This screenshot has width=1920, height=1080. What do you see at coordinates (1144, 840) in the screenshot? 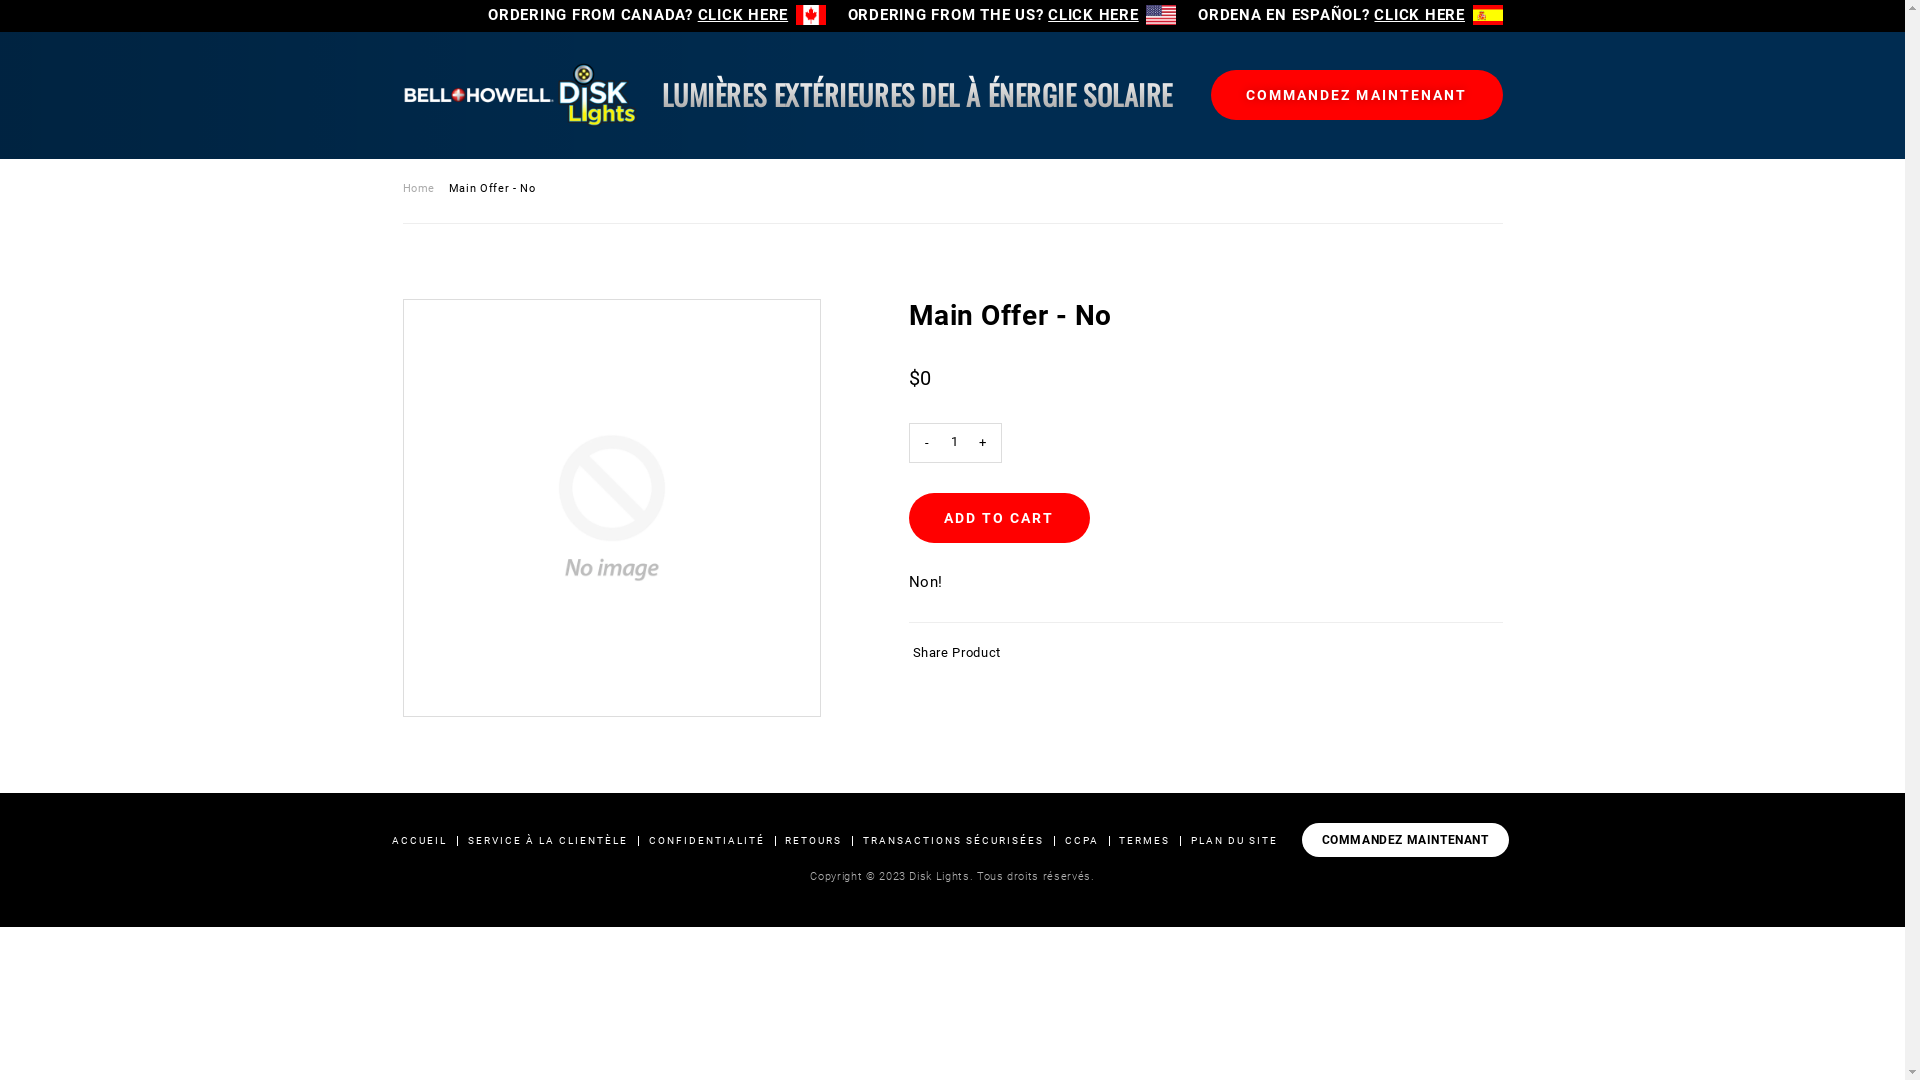
I see `'TERMES'` at bounding box center [1144, 840].